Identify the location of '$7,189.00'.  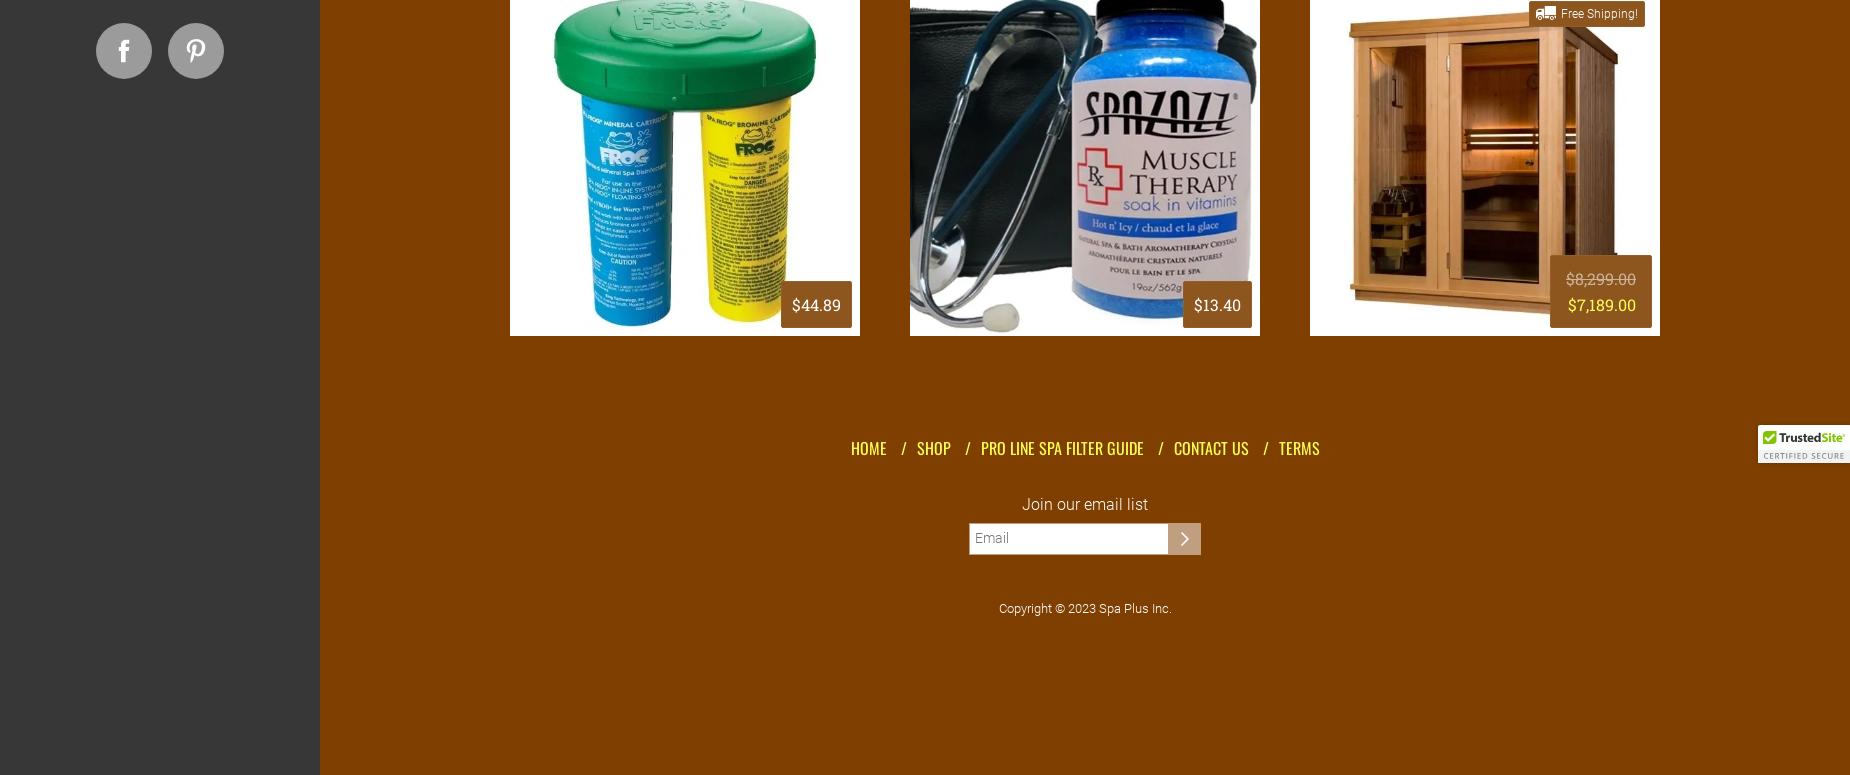
(1601, 302).